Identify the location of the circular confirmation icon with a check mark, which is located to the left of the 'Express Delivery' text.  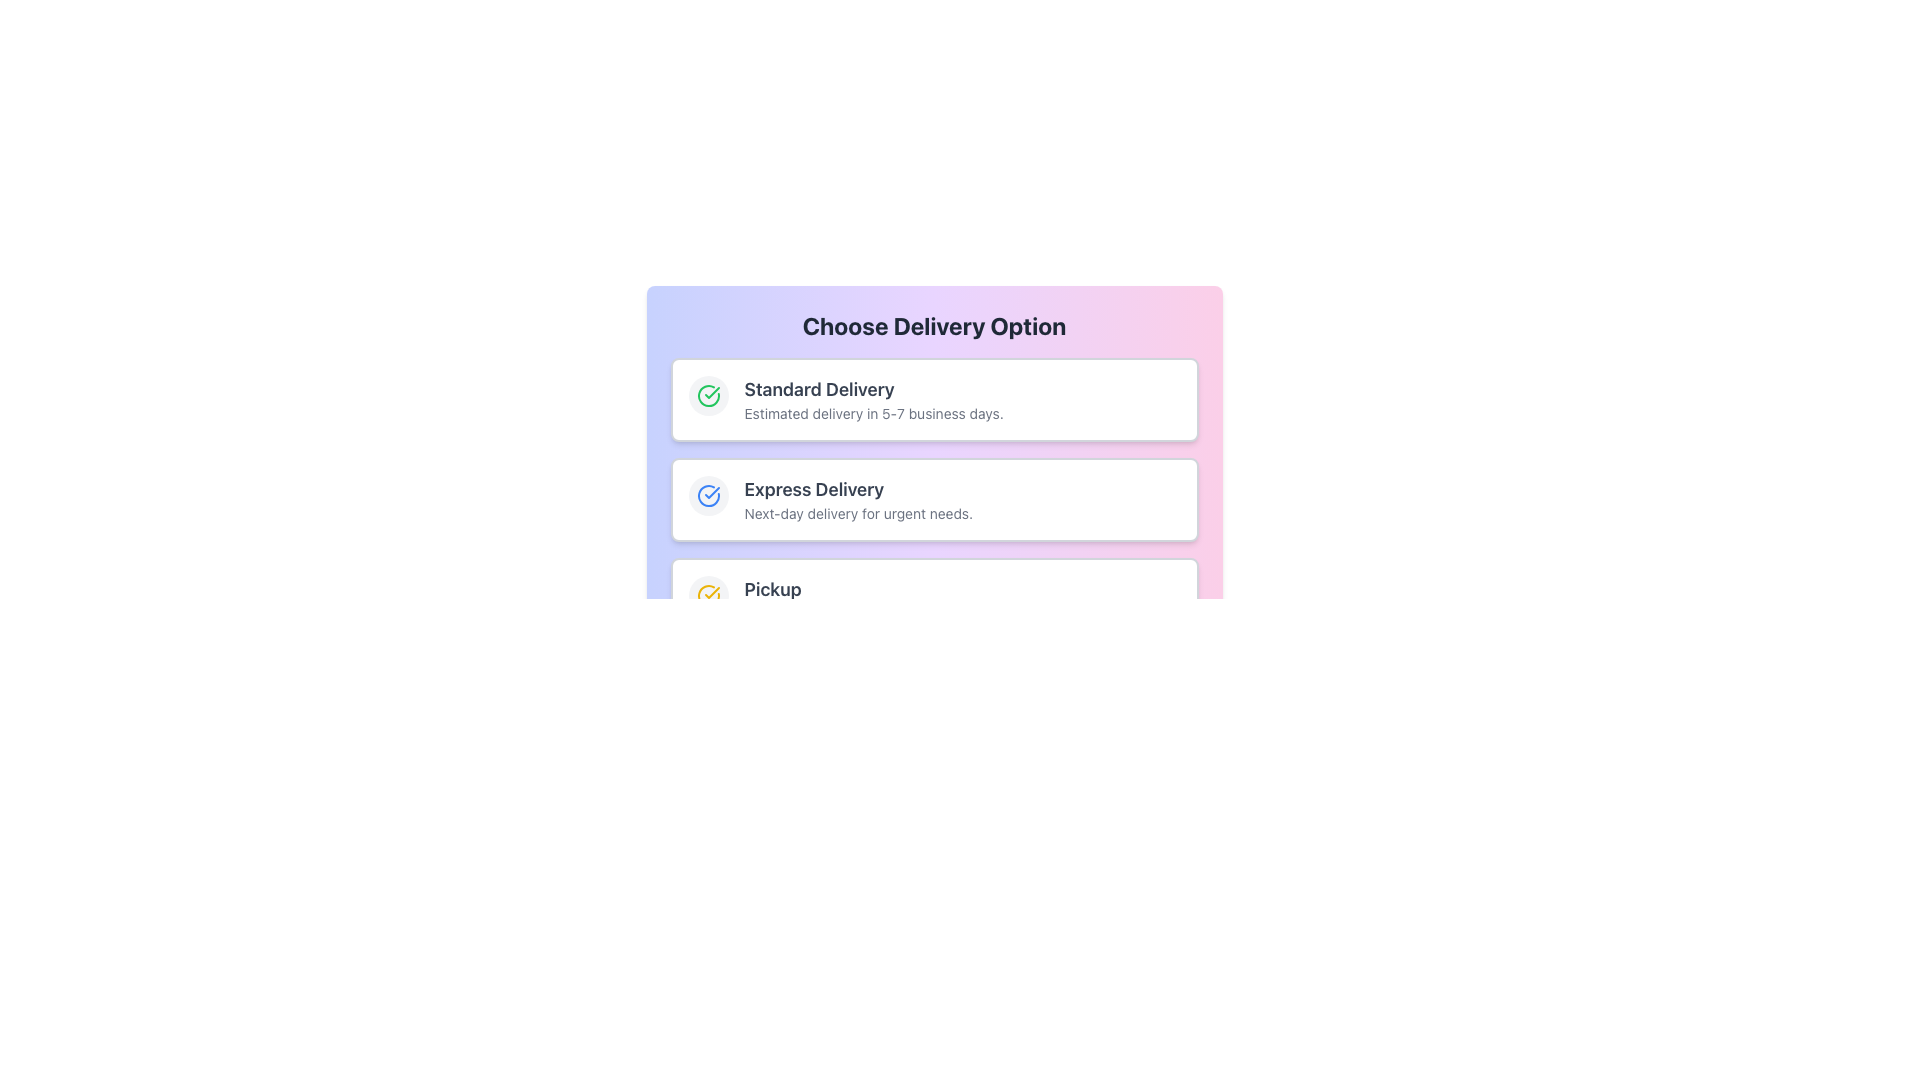
(708, 495).